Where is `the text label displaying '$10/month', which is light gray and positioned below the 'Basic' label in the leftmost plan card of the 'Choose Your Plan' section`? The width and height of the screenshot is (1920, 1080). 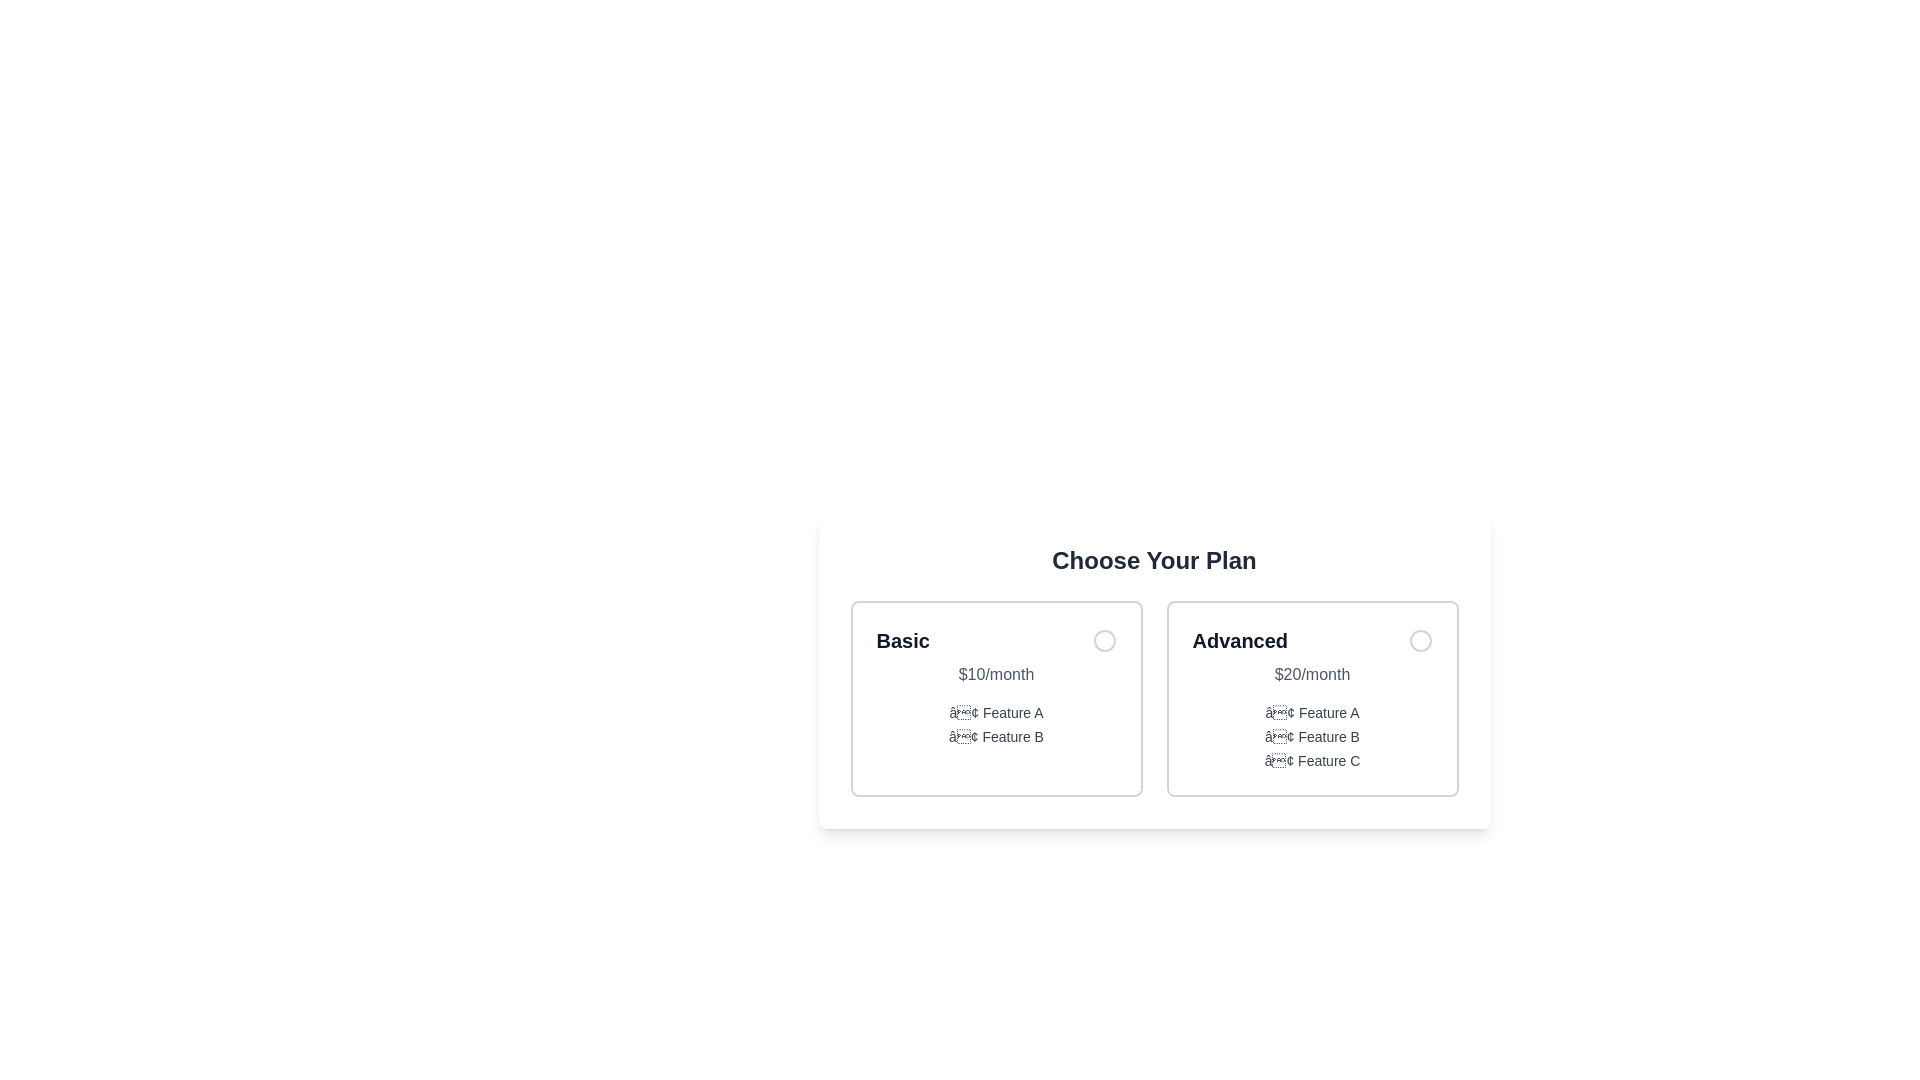 the text label displaying '$10/month', which is light gray and positioned below the 'Basic' label in the leftmost plan card of the 'Choose Your Plan' section is located at coordinates (996, 675).